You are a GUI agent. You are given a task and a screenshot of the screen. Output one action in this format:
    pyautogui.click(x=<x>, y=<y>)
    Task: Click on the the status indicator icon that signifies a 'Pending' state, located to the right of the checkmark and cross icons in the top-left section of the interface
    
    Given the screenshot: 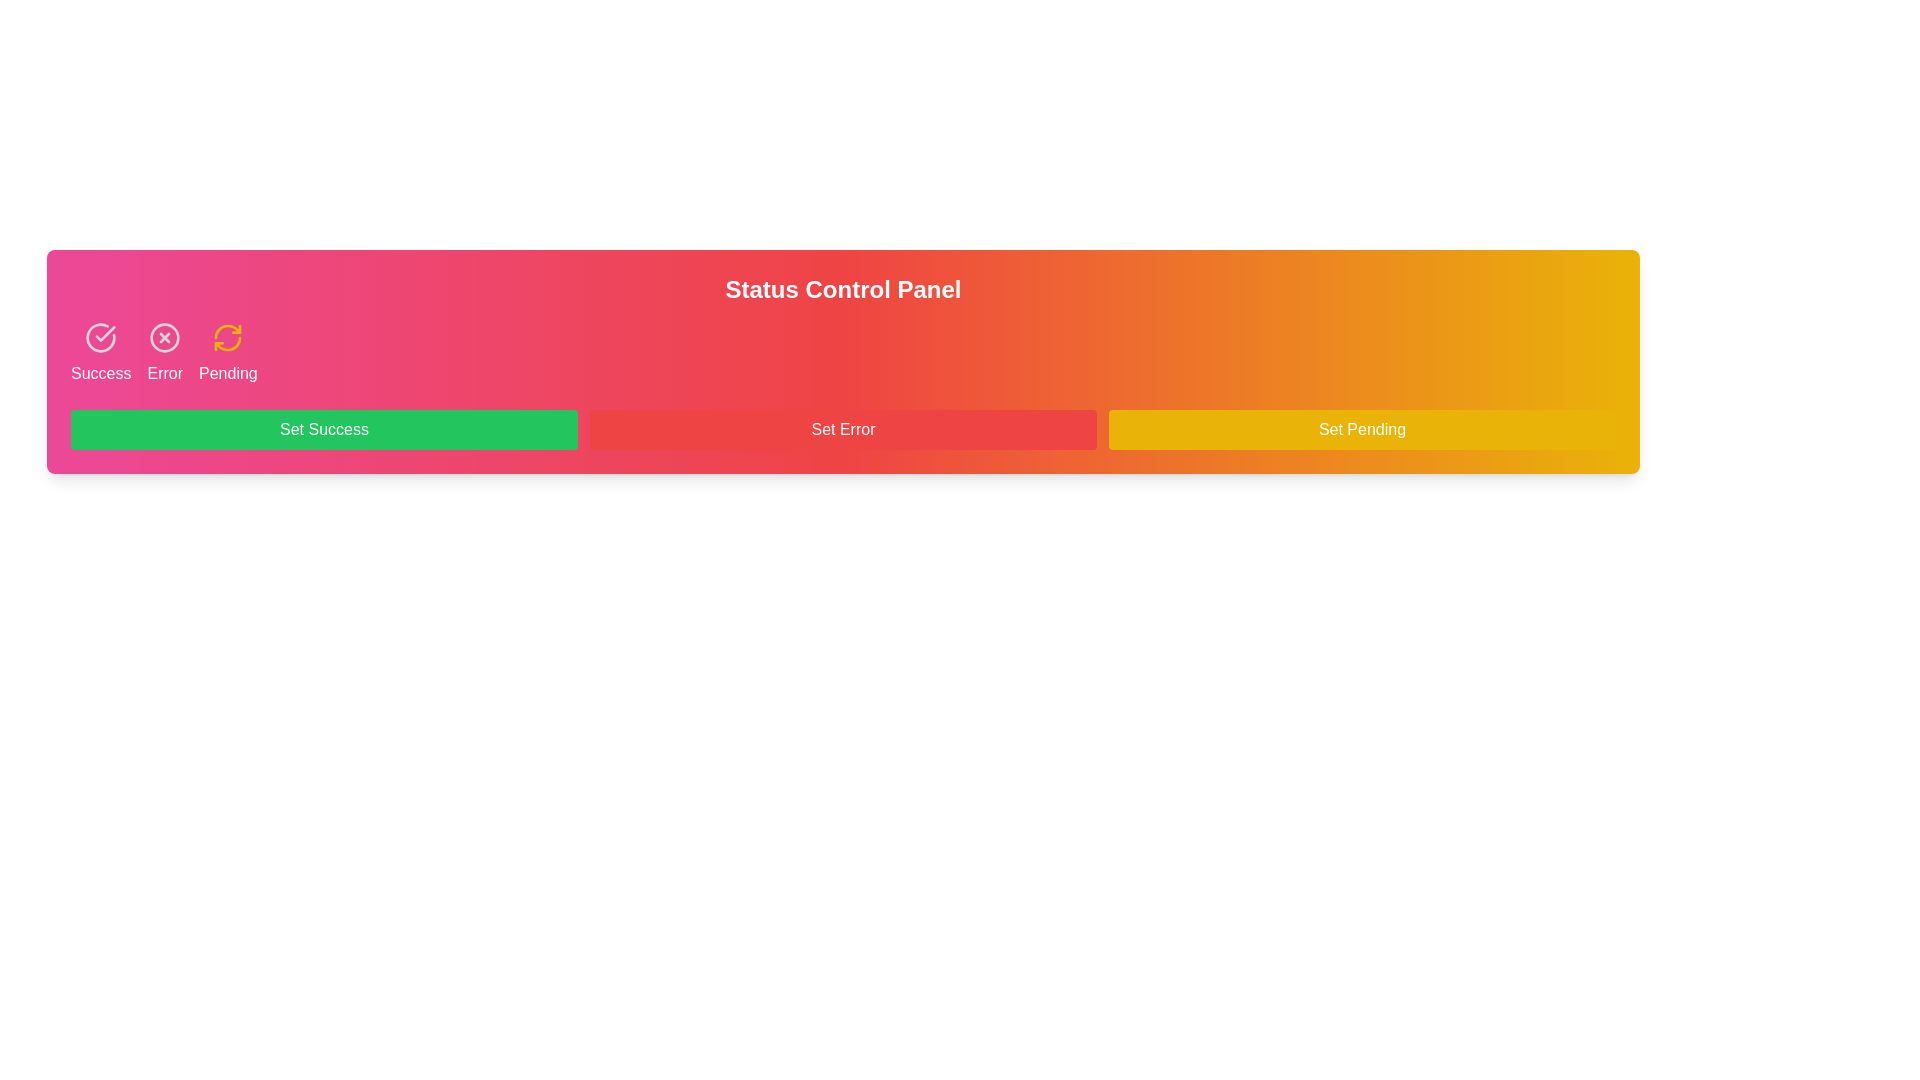 What is the action you would take?
    pyautogui.click(x=228, y=337)
    